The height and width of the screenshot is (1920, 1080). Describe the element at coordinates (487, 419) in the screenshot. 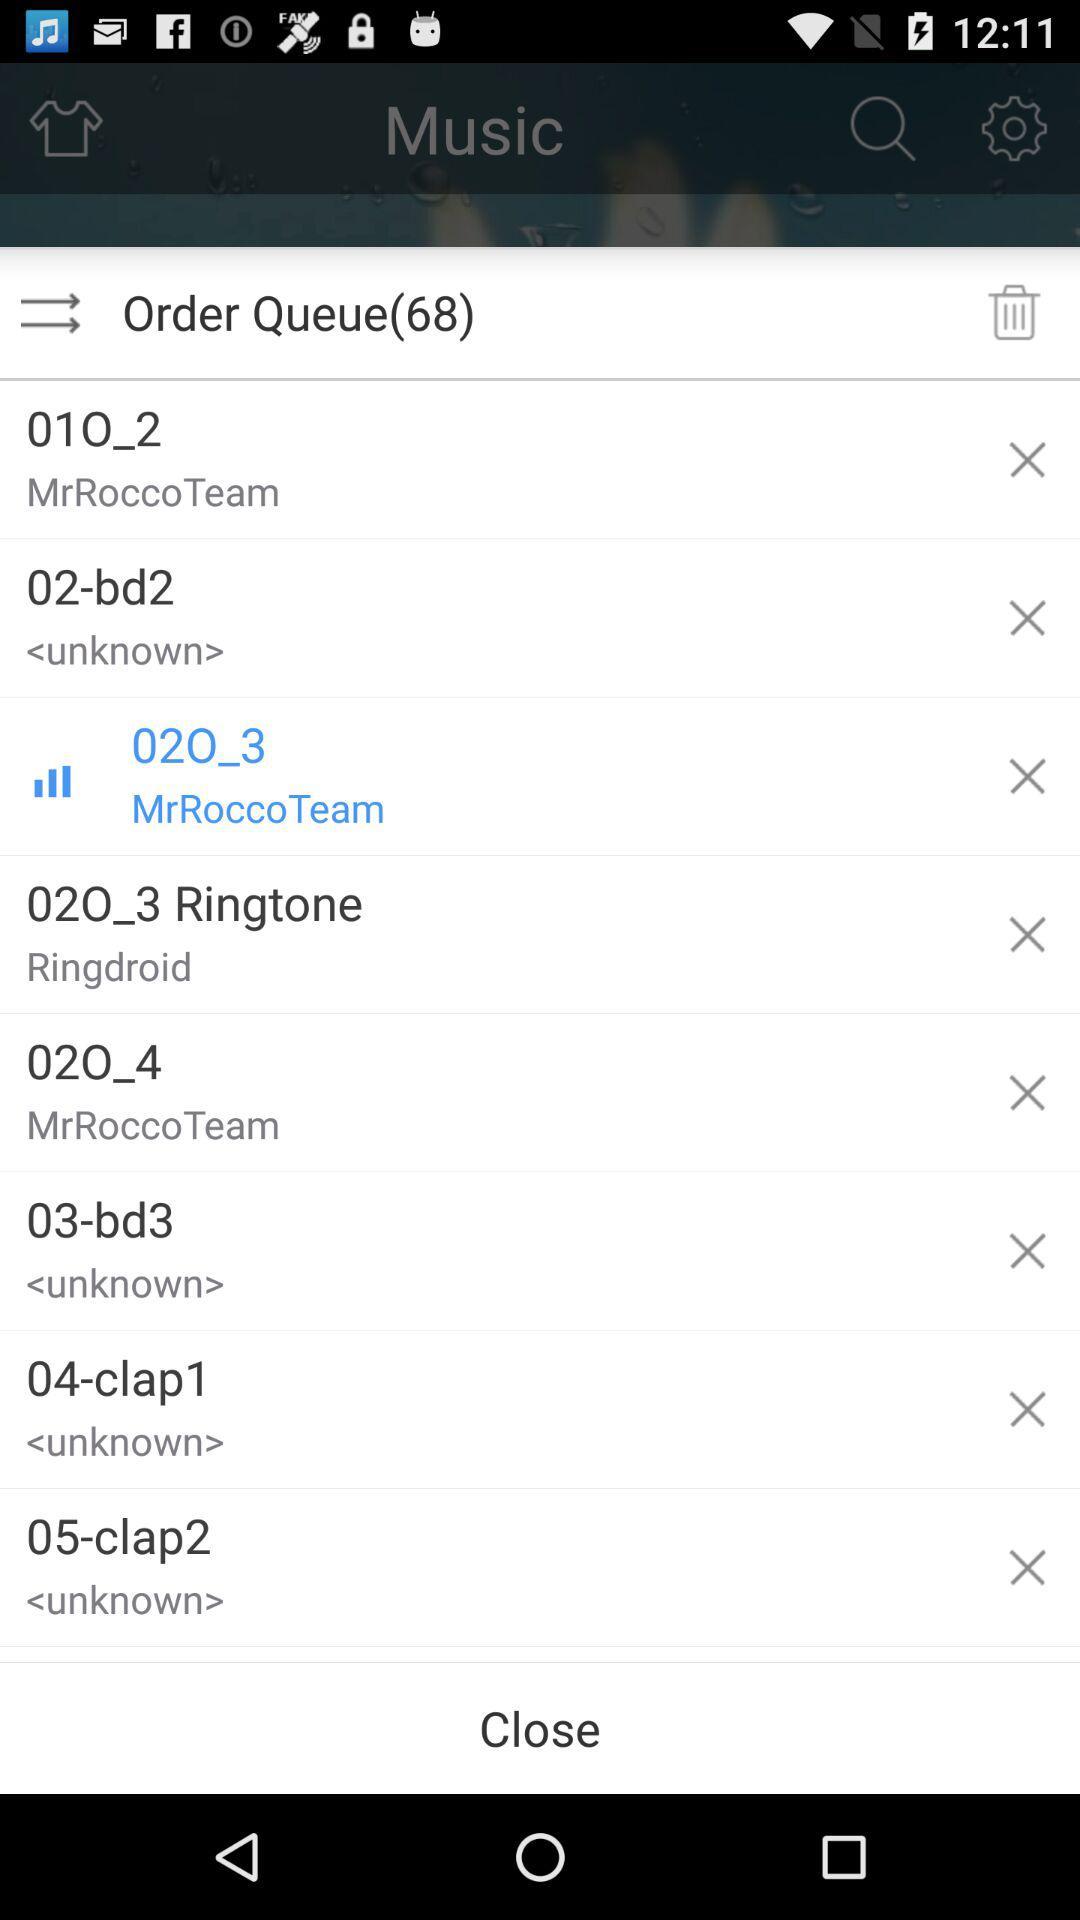

I see `the 01o_2 item` at that location.